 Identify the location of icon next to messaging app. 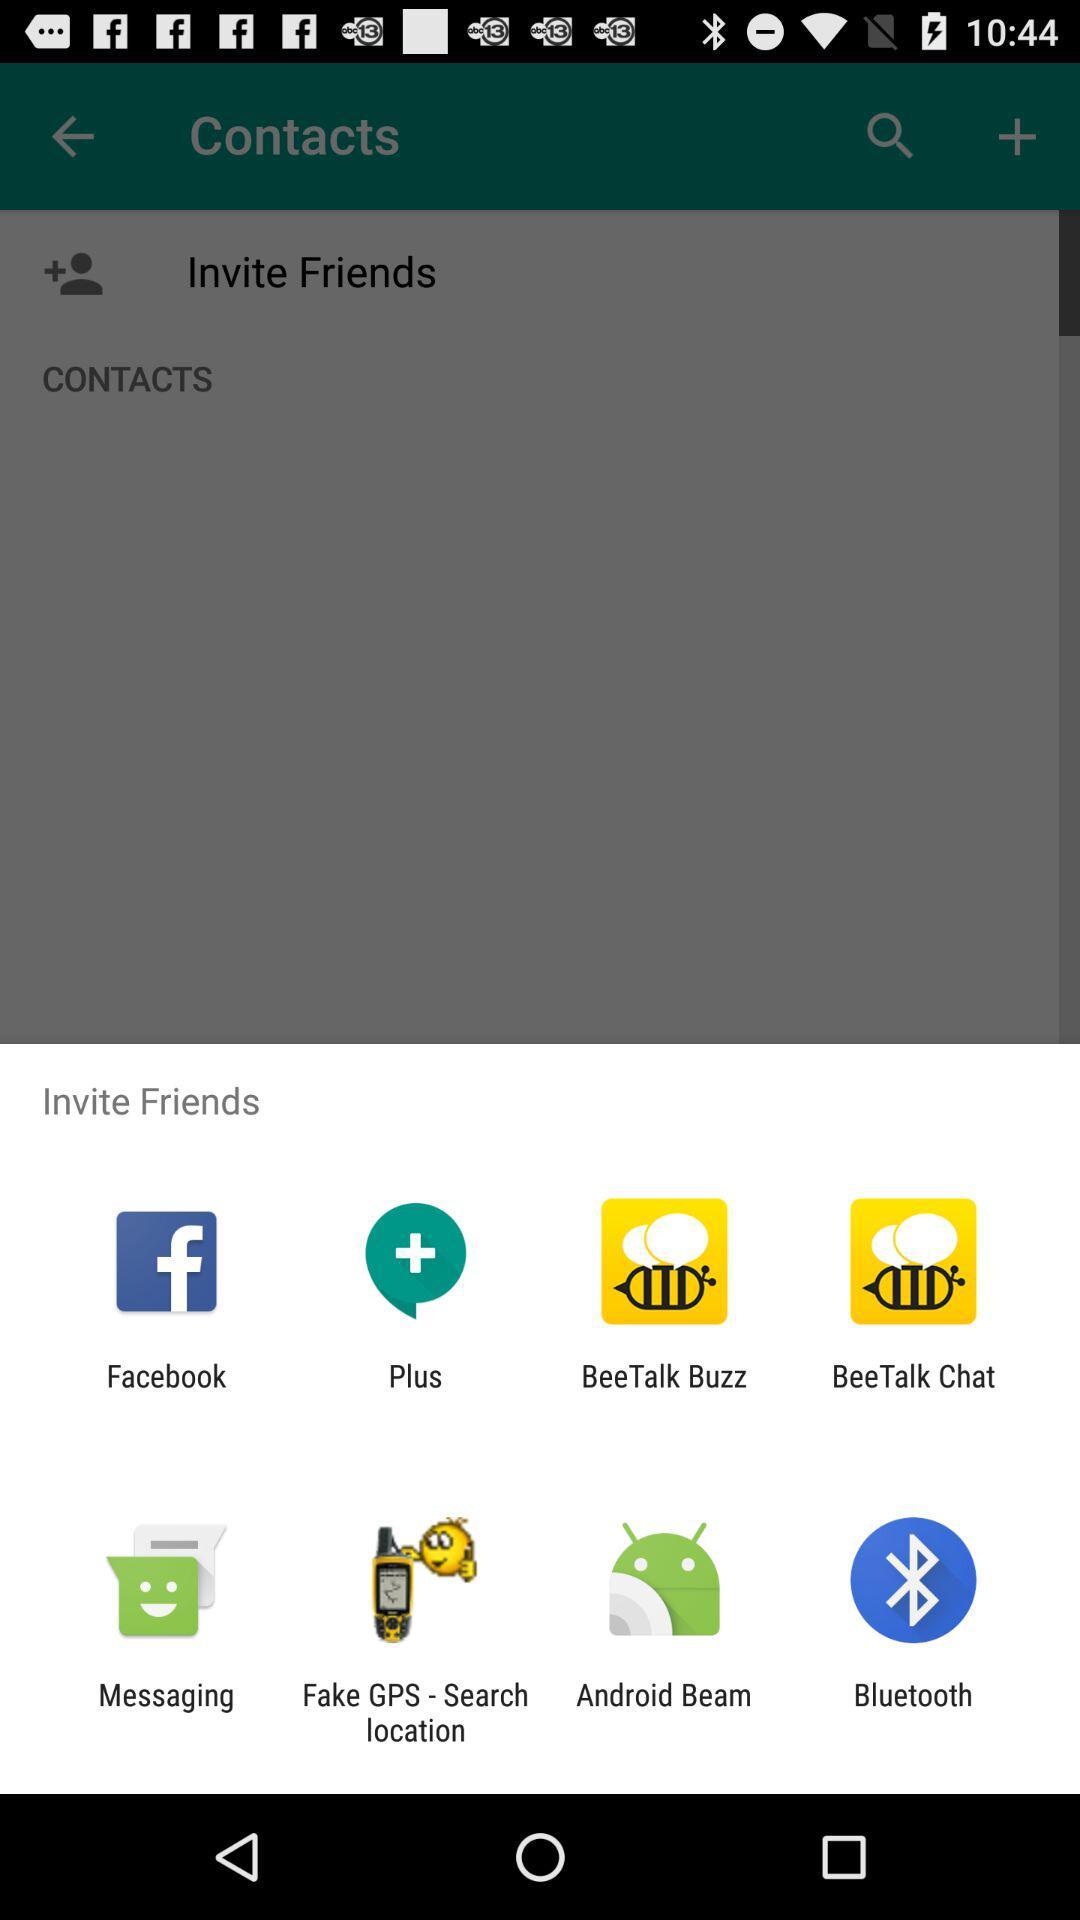
(414, 1711).